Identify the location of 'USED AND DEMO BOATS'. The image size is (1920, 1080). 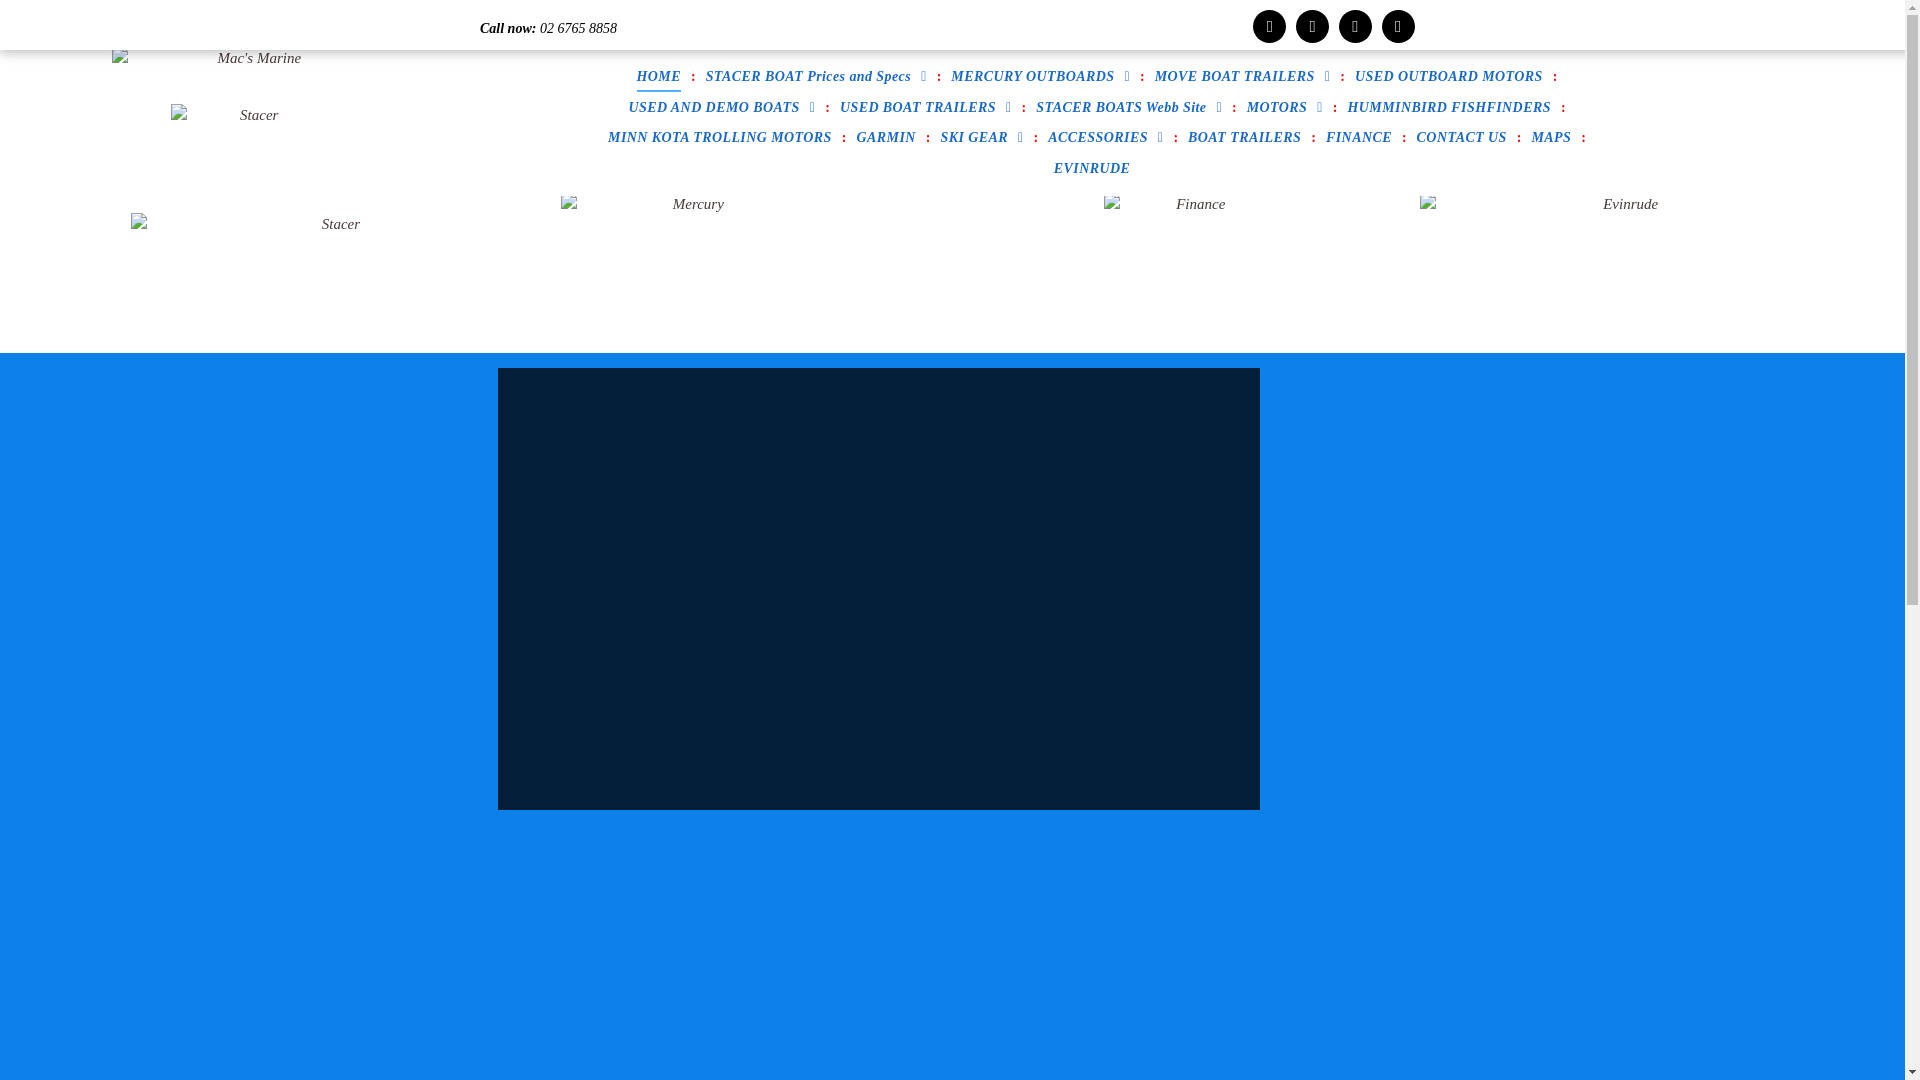
(617, 107).